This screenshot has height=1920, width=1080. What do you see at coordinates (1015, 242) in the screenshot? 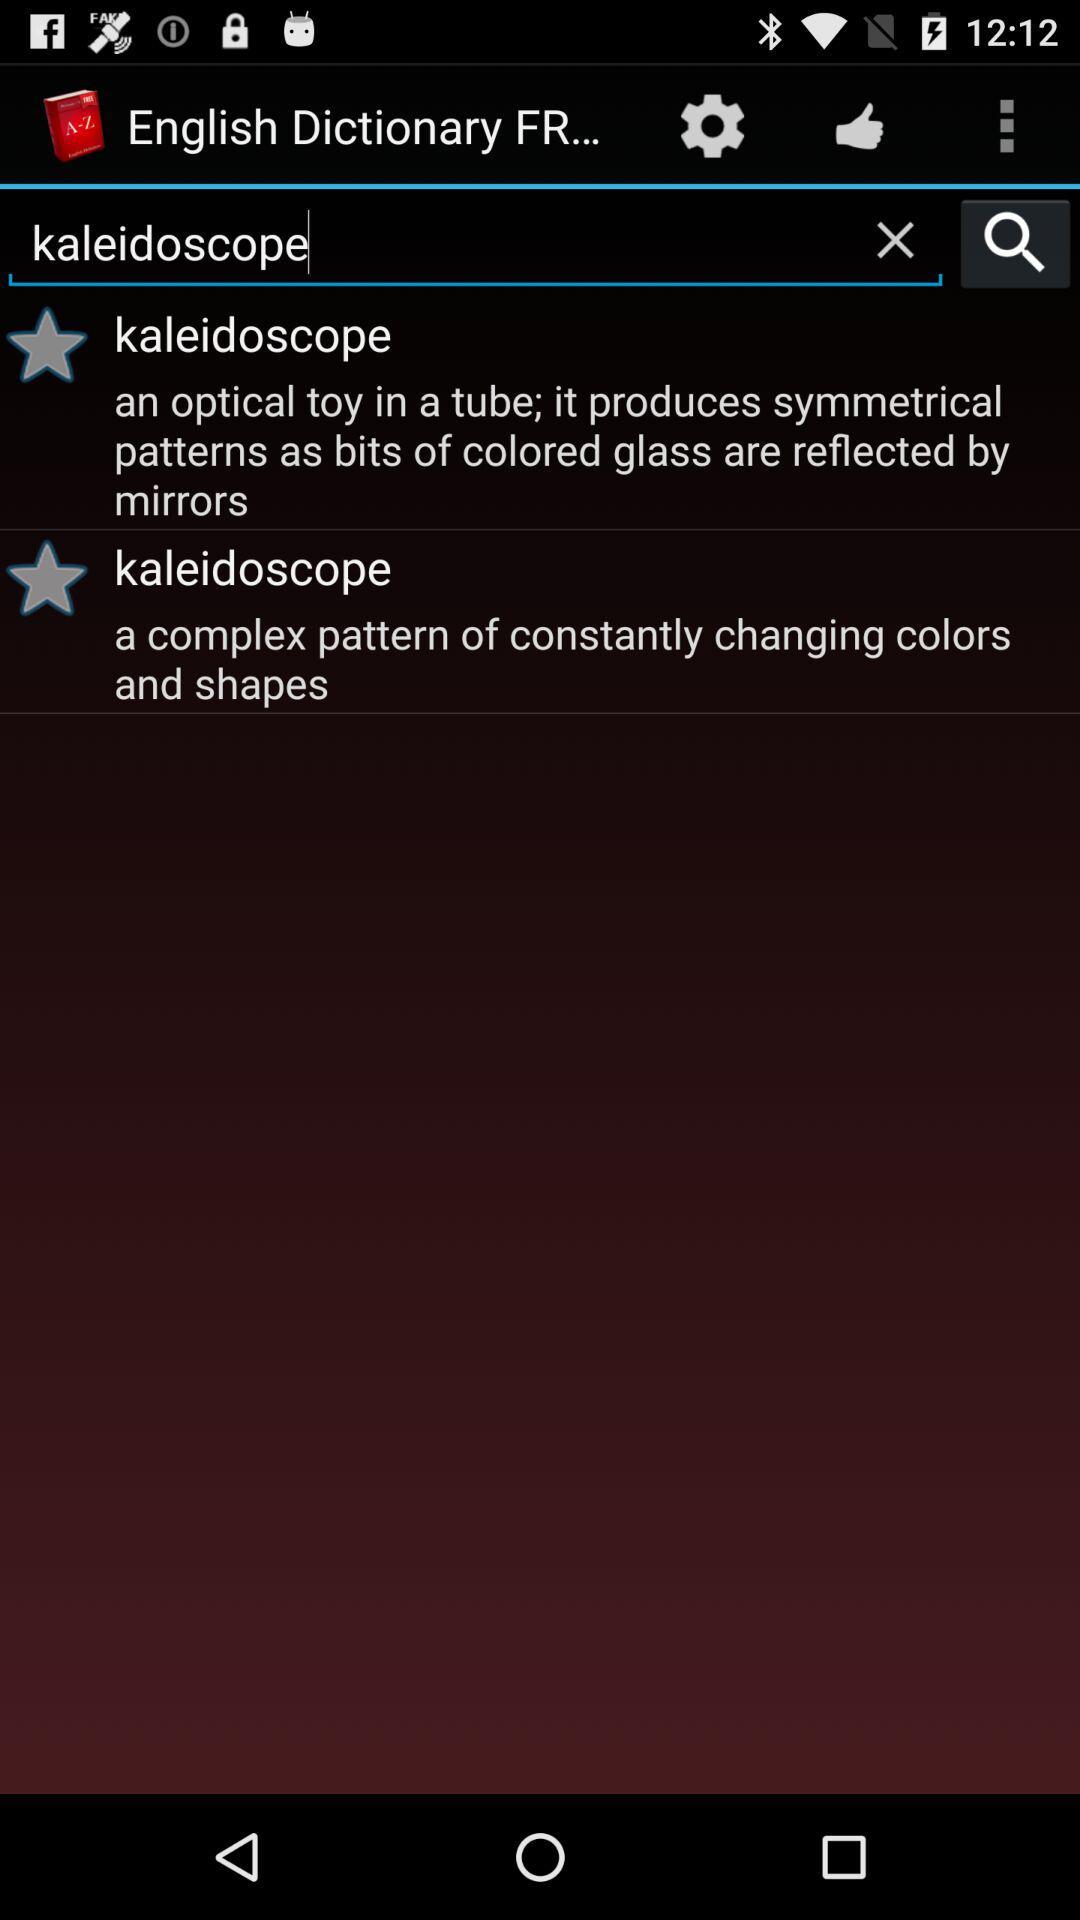
I see `the item to the right of kaleidoscope icon` at bounding box center [1015, 242].